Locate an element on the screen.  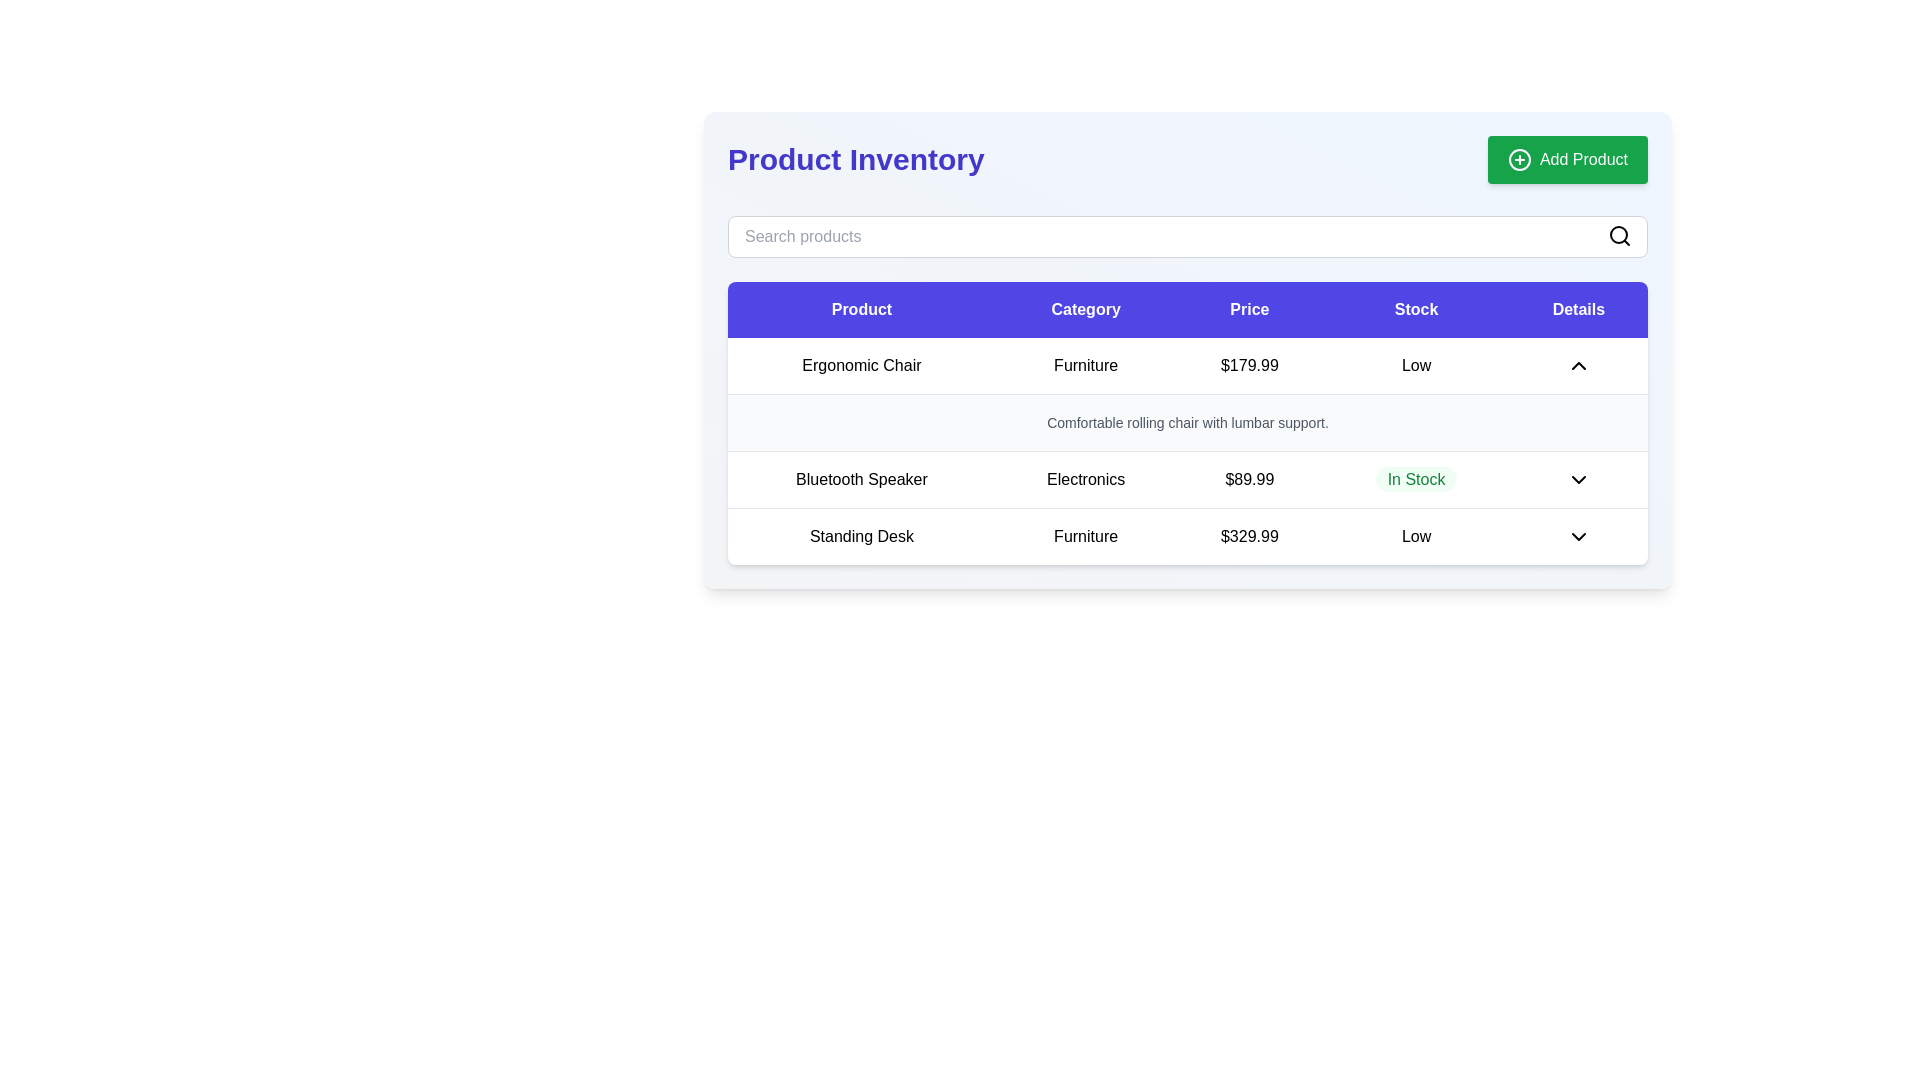
the Text Label indicating the low stock status of the 'Standing Desk' item, which is located in the last row of the table under the 'Stock' column is located at coordinates (1415, 535).